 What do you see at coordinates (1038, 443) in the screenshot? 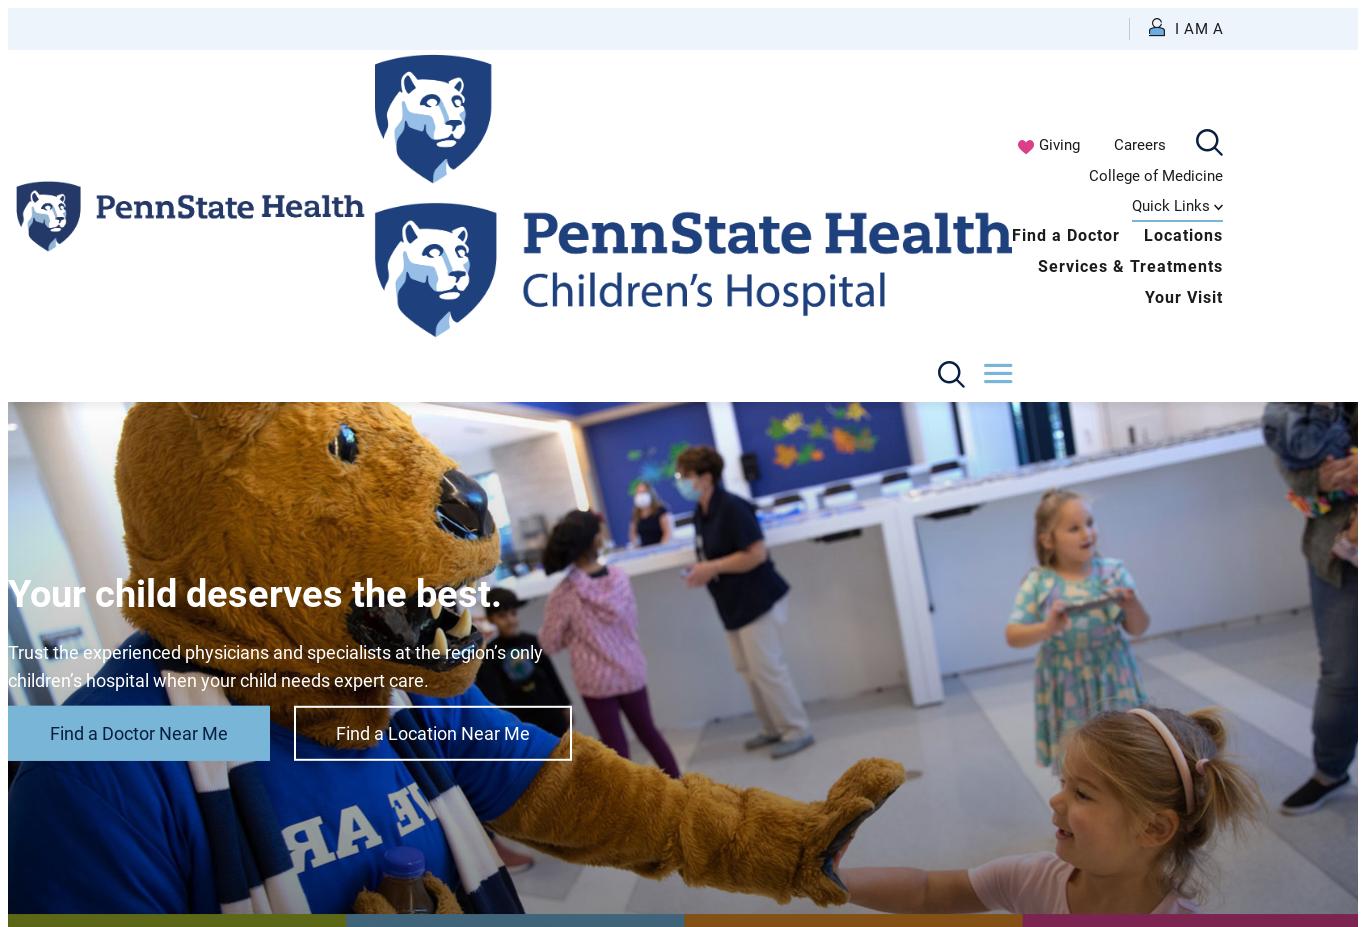
I see `'Give to Penn State'` at bounding box center [1038, 443].